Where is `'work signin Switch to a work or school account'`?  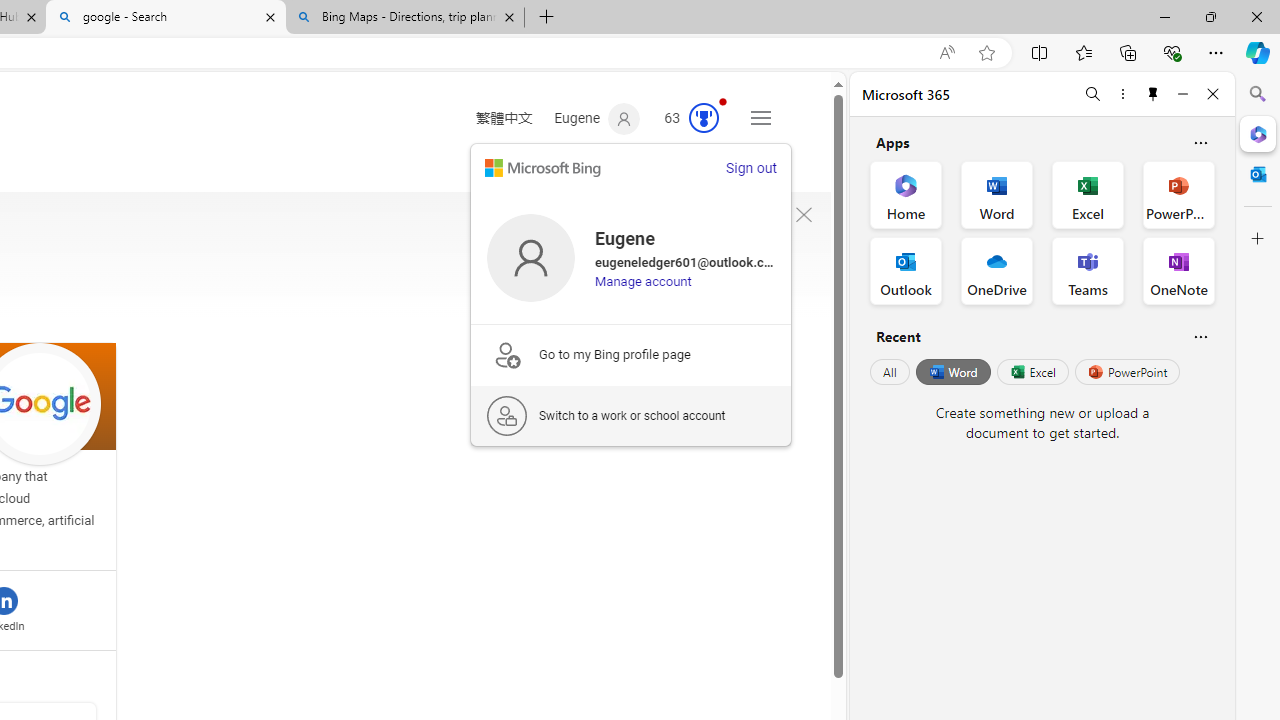 'work signin Switch to a work or school account' is located at coordinates (630, 414).